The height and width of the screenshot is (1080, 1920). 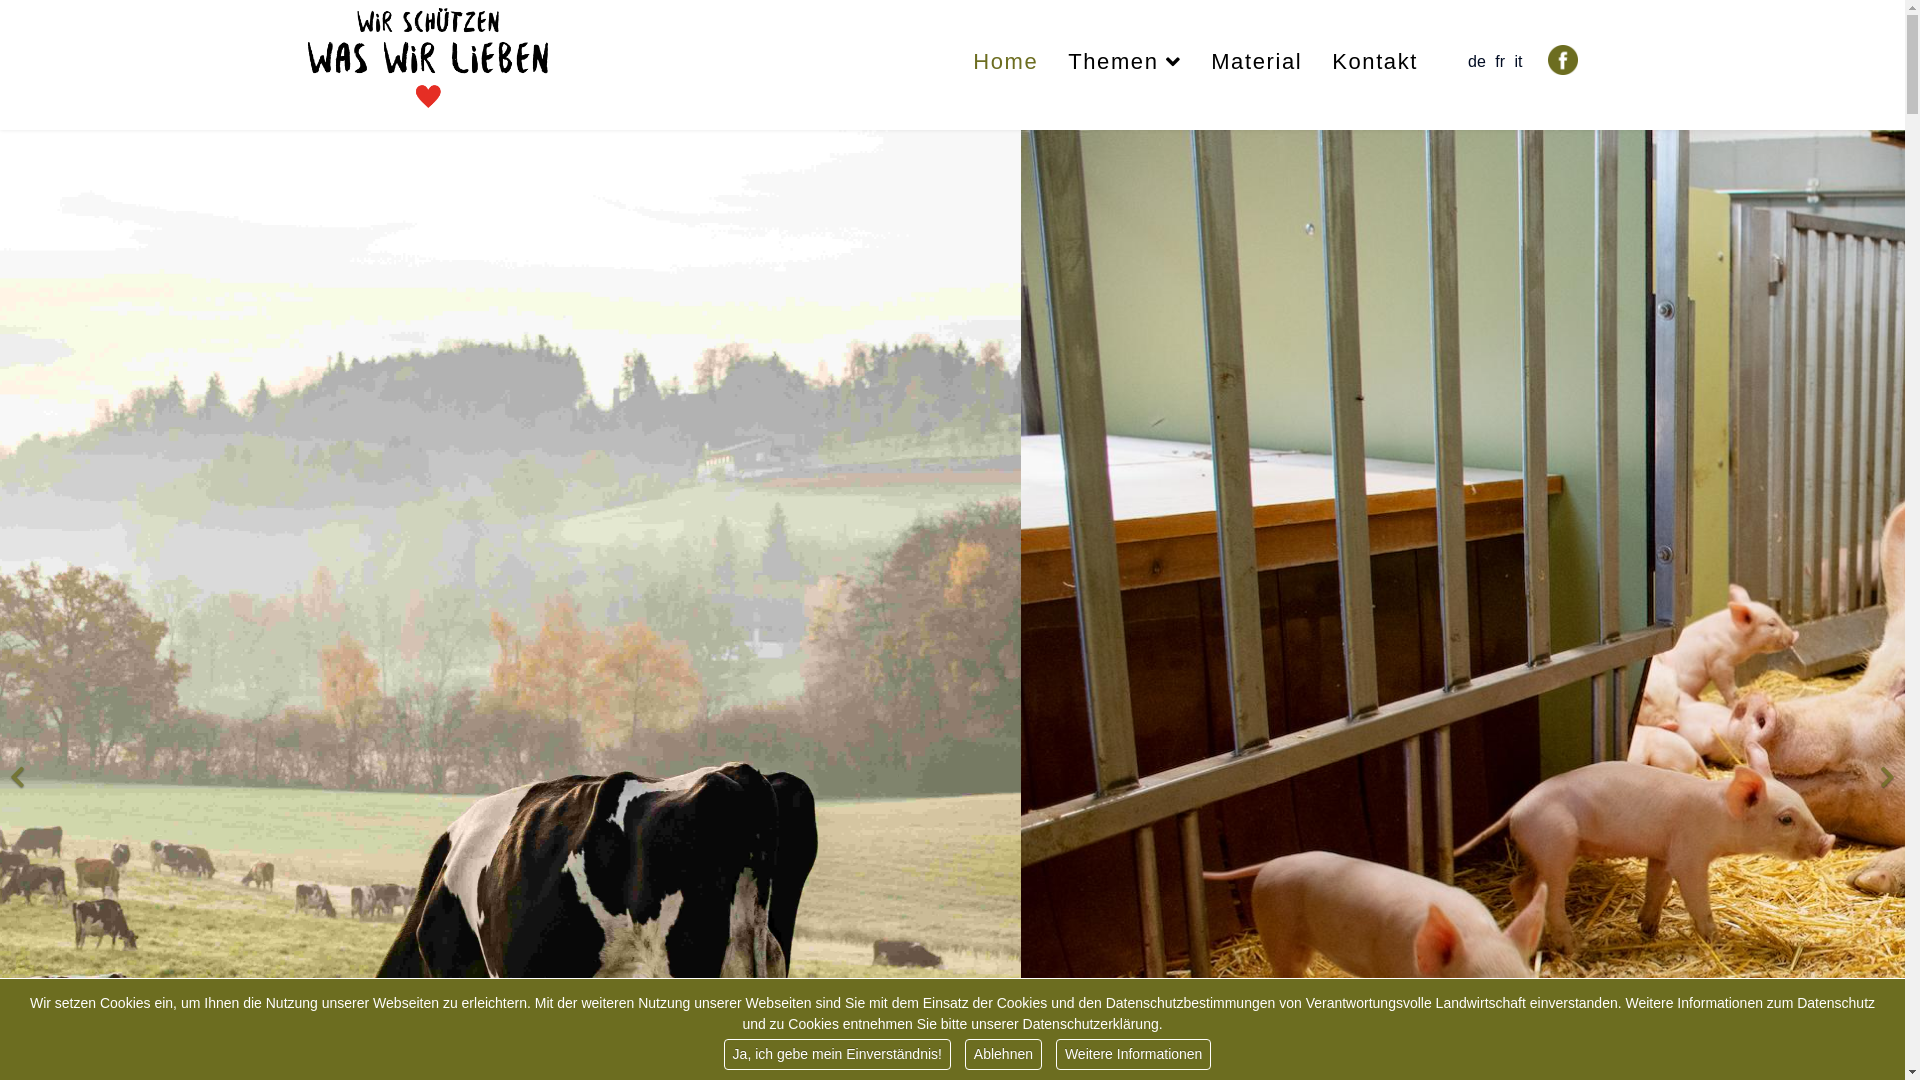 I want to click on 'Material', so click(x=1255, y=60).